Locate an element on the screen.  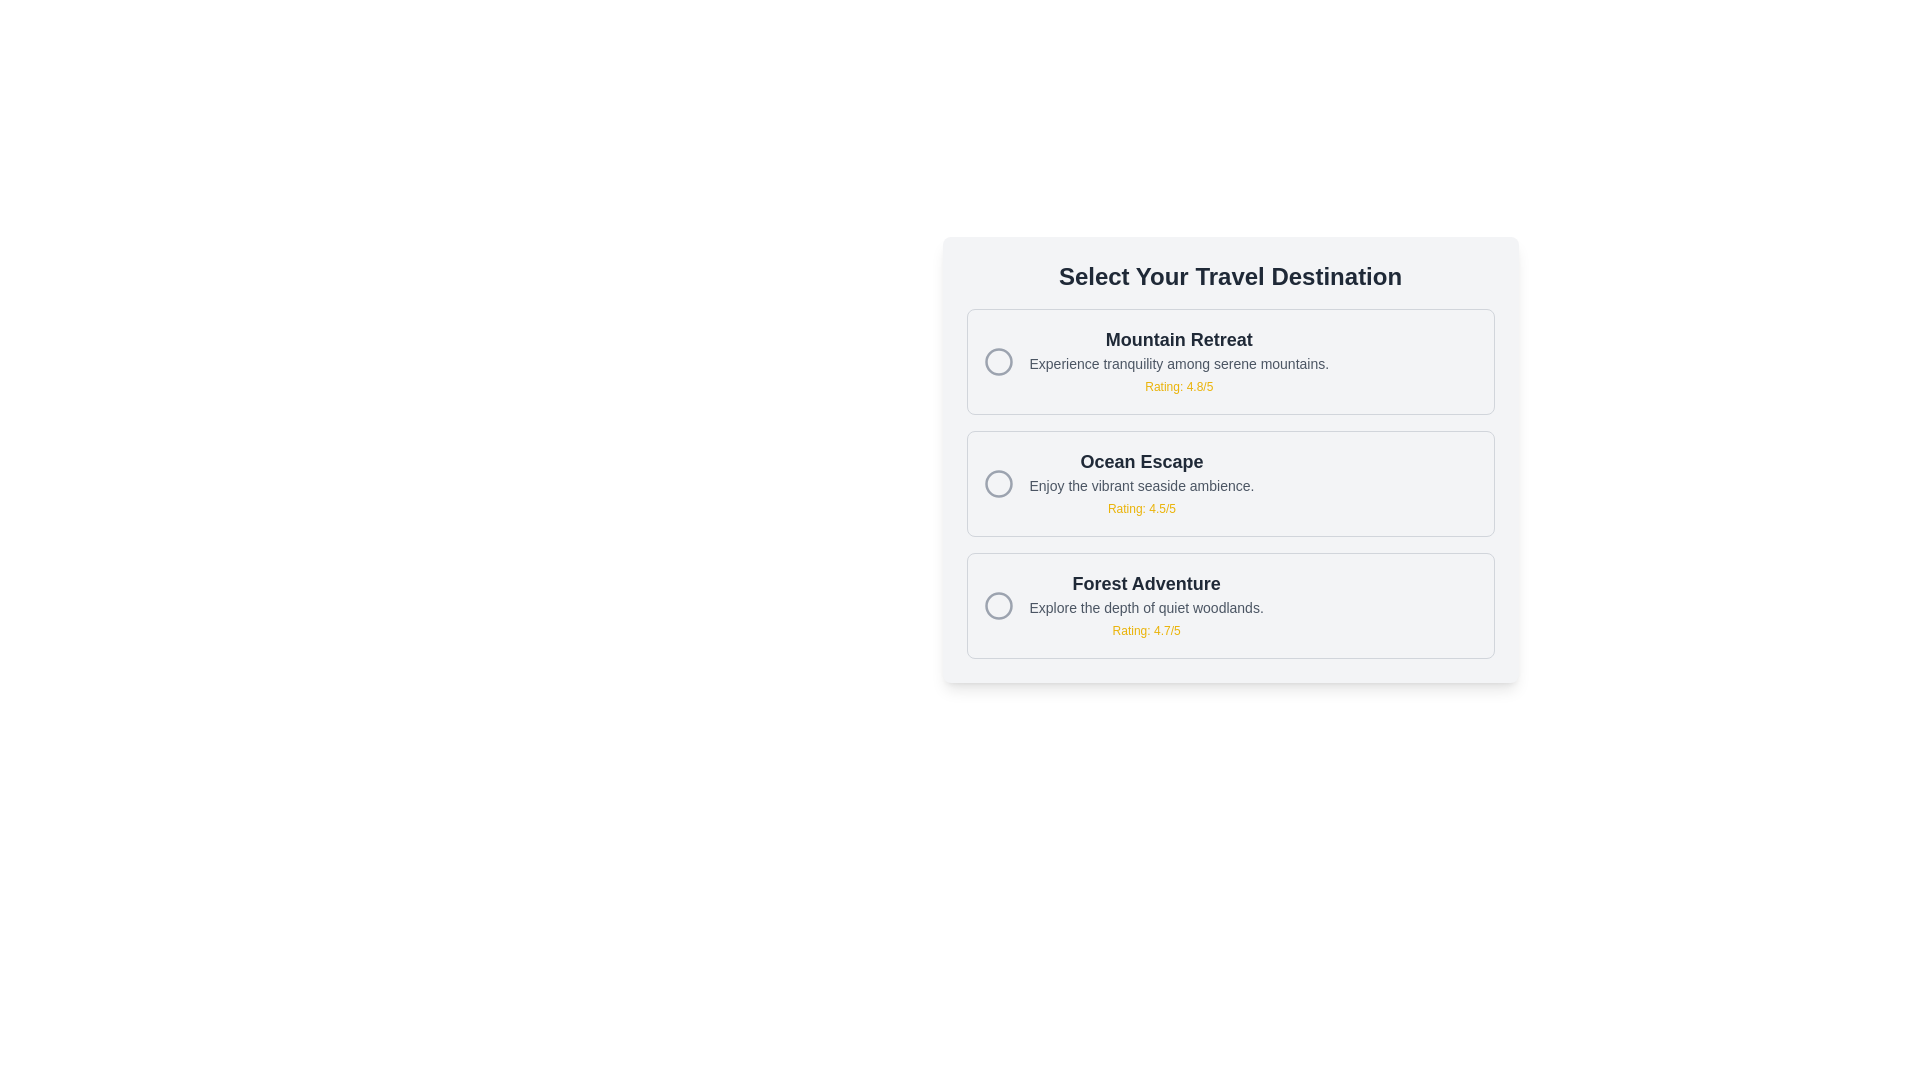
the text label displaying 'Forest Adventure', which is styled in bold sans-serif font and colored in dark gray is located at coordinates (1146, 583).